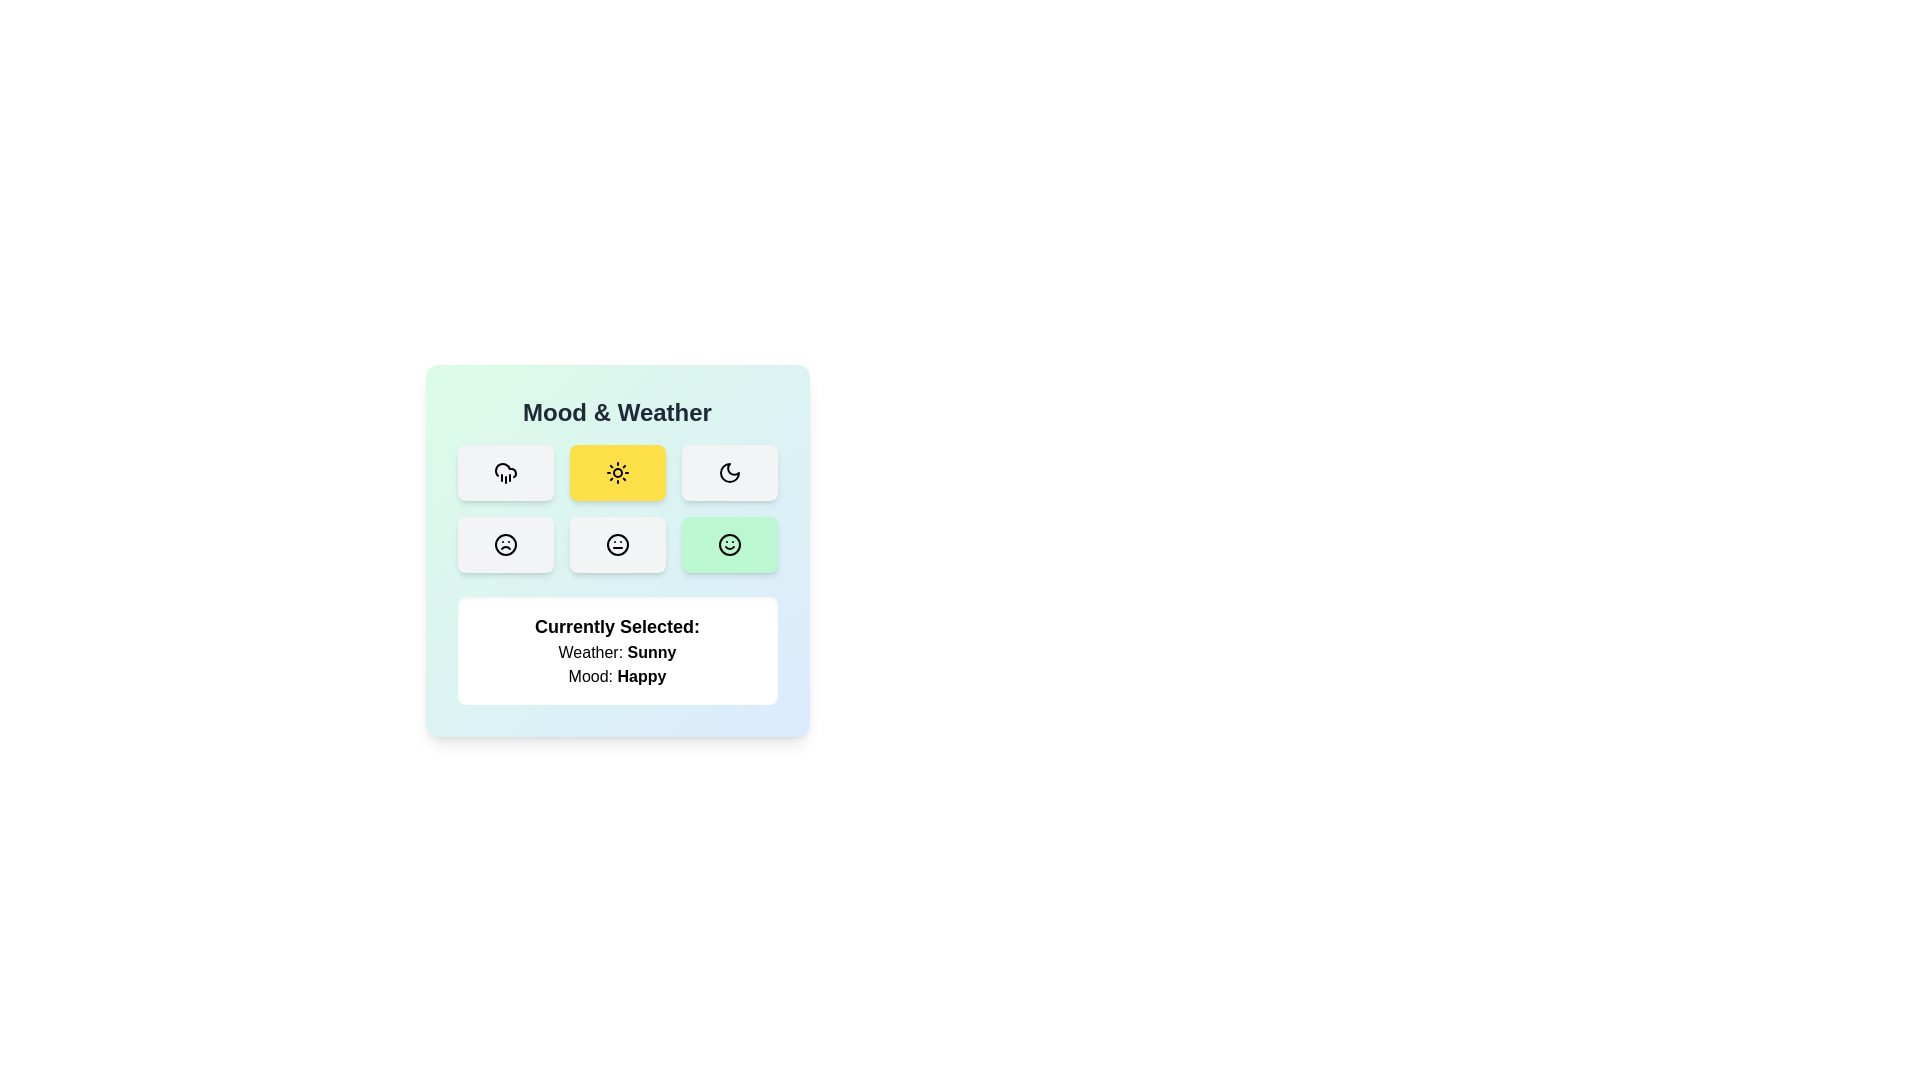  Describe the element at coordinates (728, 473) in the screenshot. I see `the light gray rounded button with a crescent moon icon, located to the right of the yellow sun button` at that location.